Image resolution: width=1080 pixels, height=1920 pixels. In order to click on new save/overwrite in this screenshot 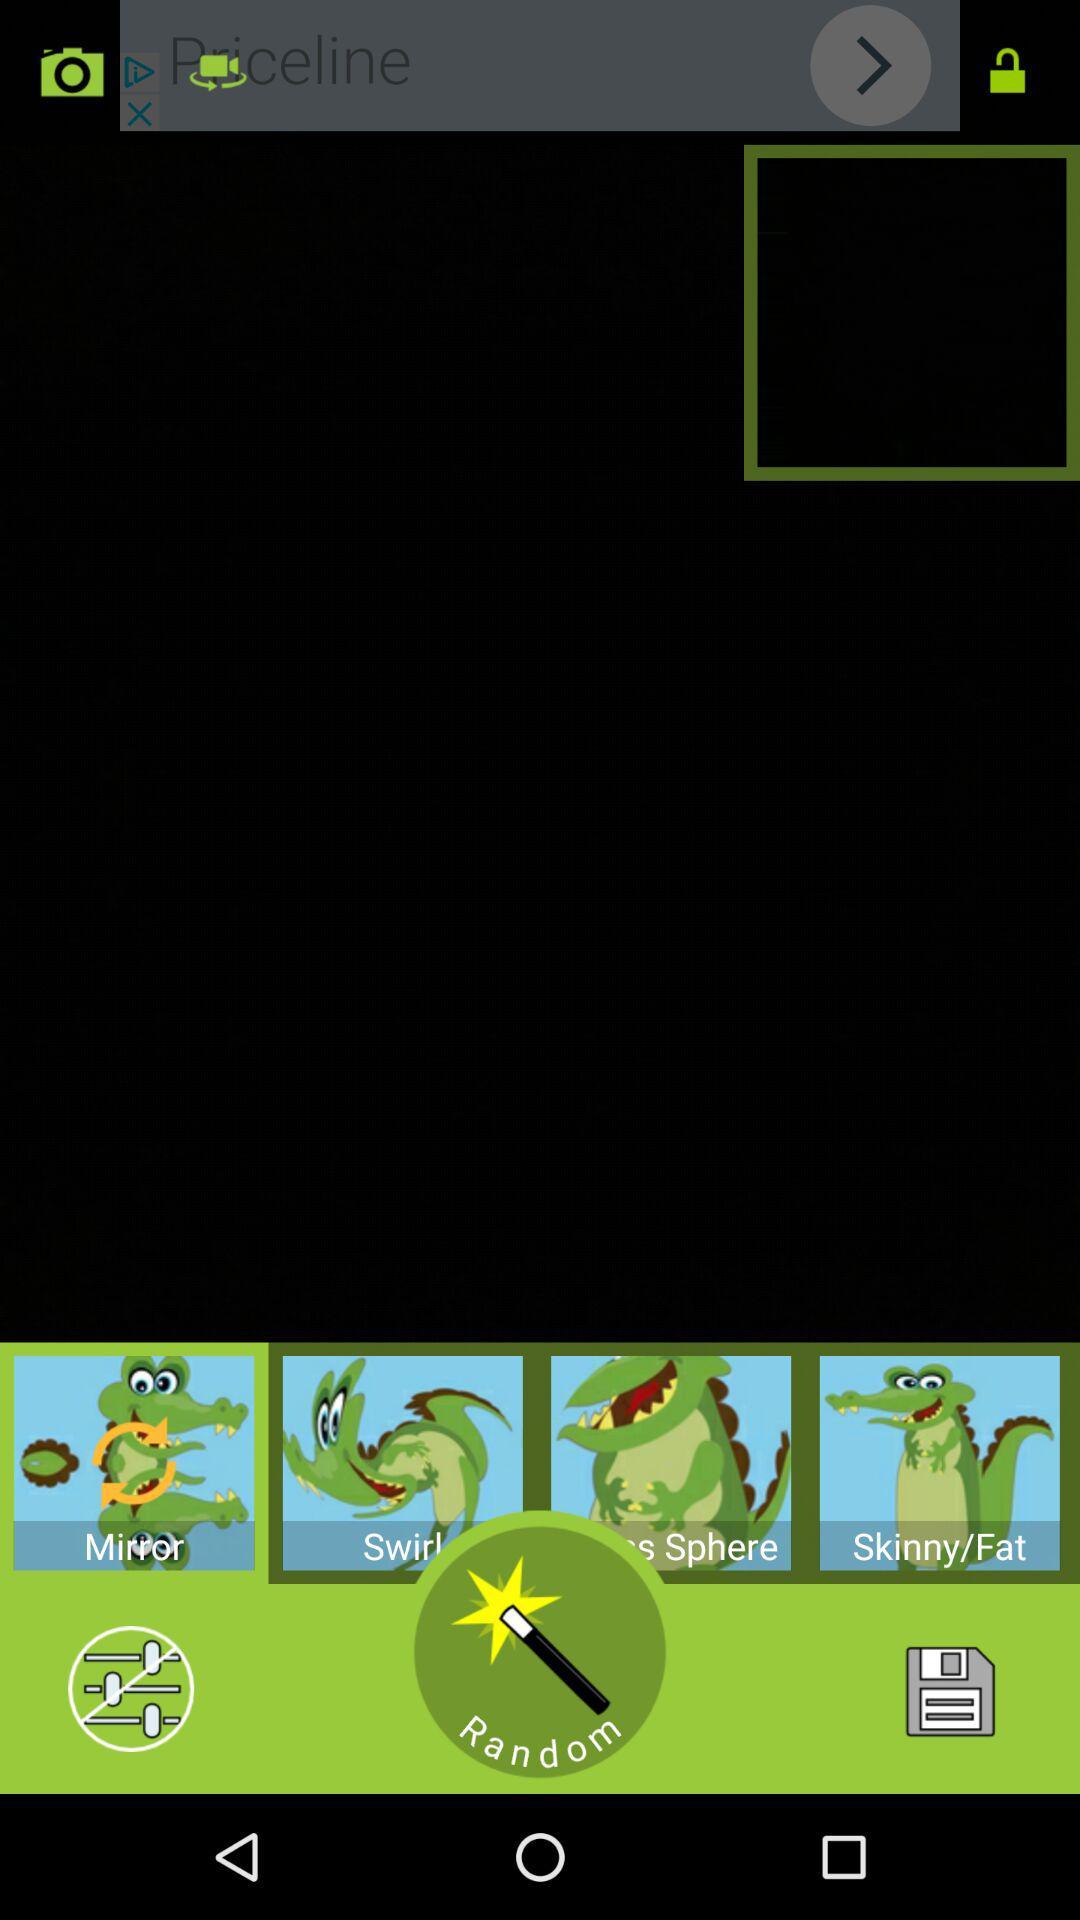, I will do `click(947, 1688)`.